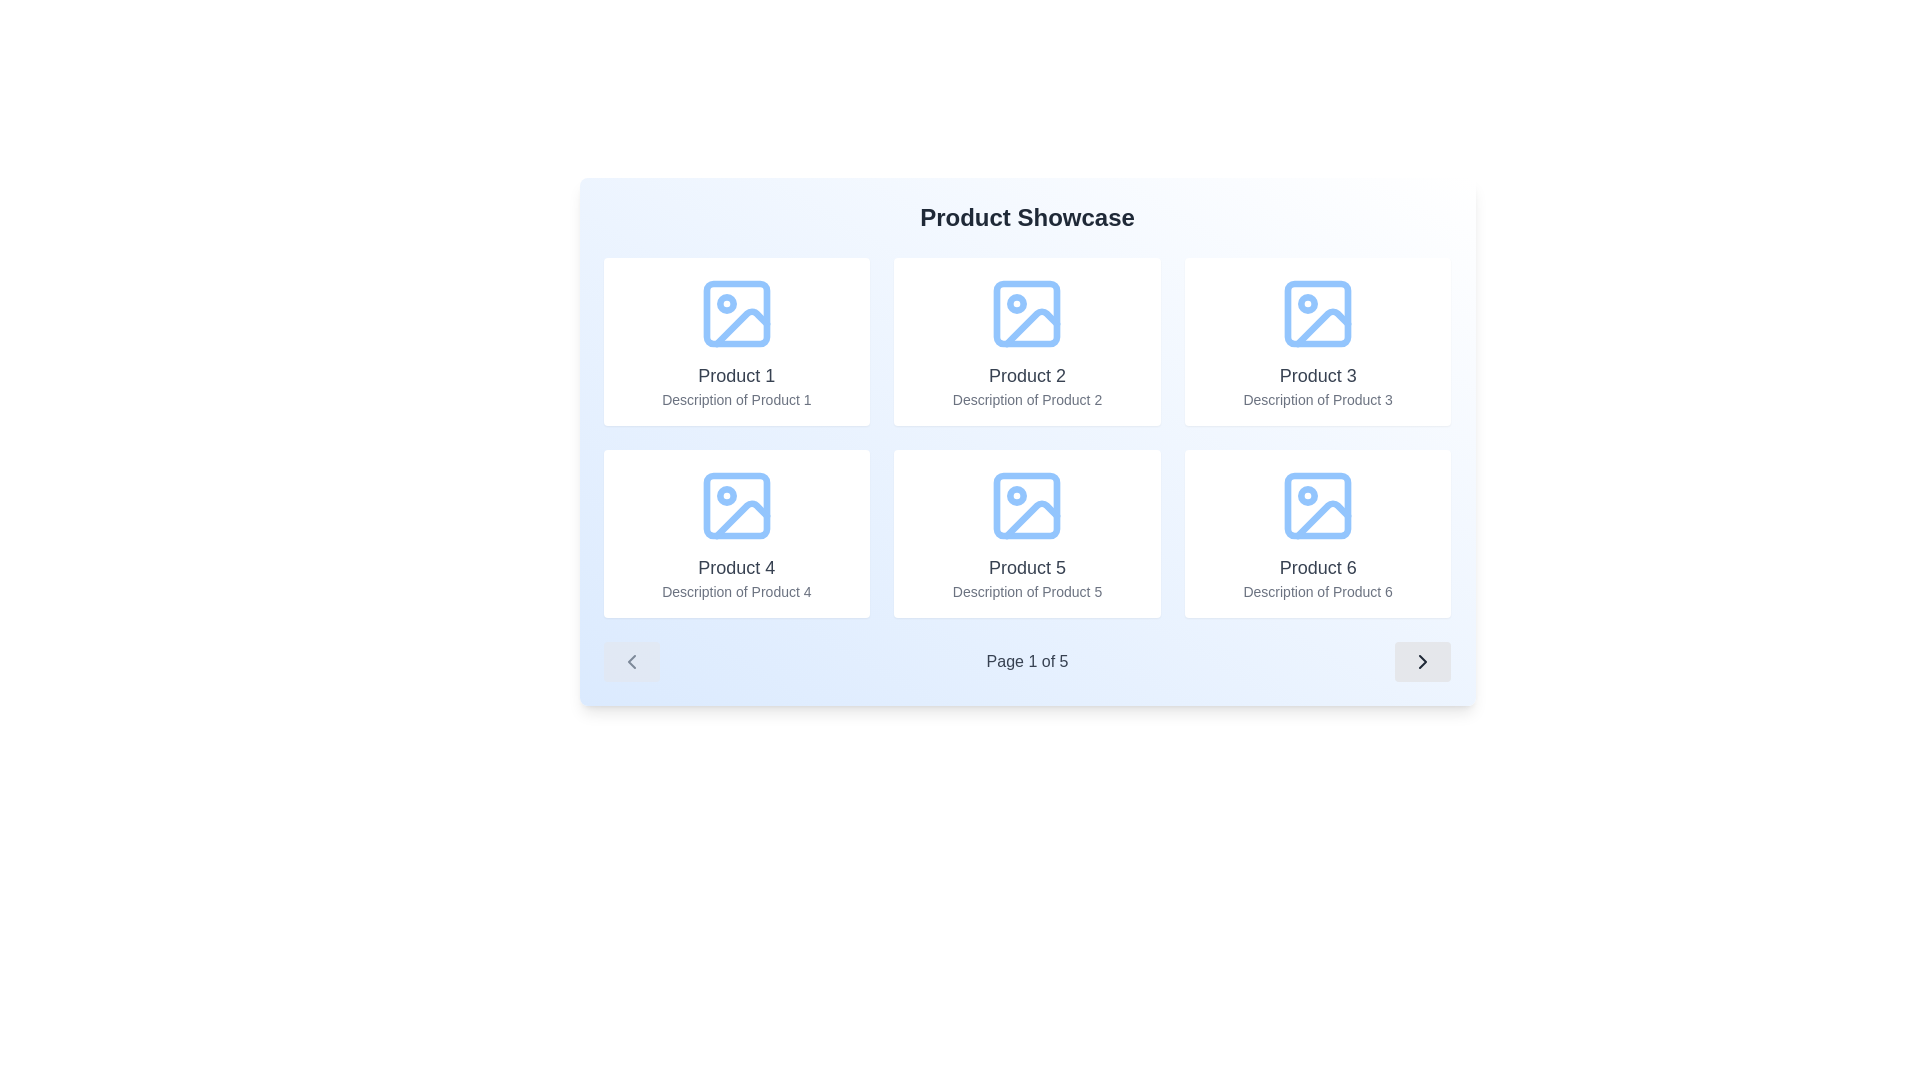 The image size is (1920, 1080). Describe the element at coordinates (735, 590) in the screenshot. I see `text label that displays 'Description of Product 4', which is located below the title 'Product 4' within the card in the second row, first column of the grid` at that location.